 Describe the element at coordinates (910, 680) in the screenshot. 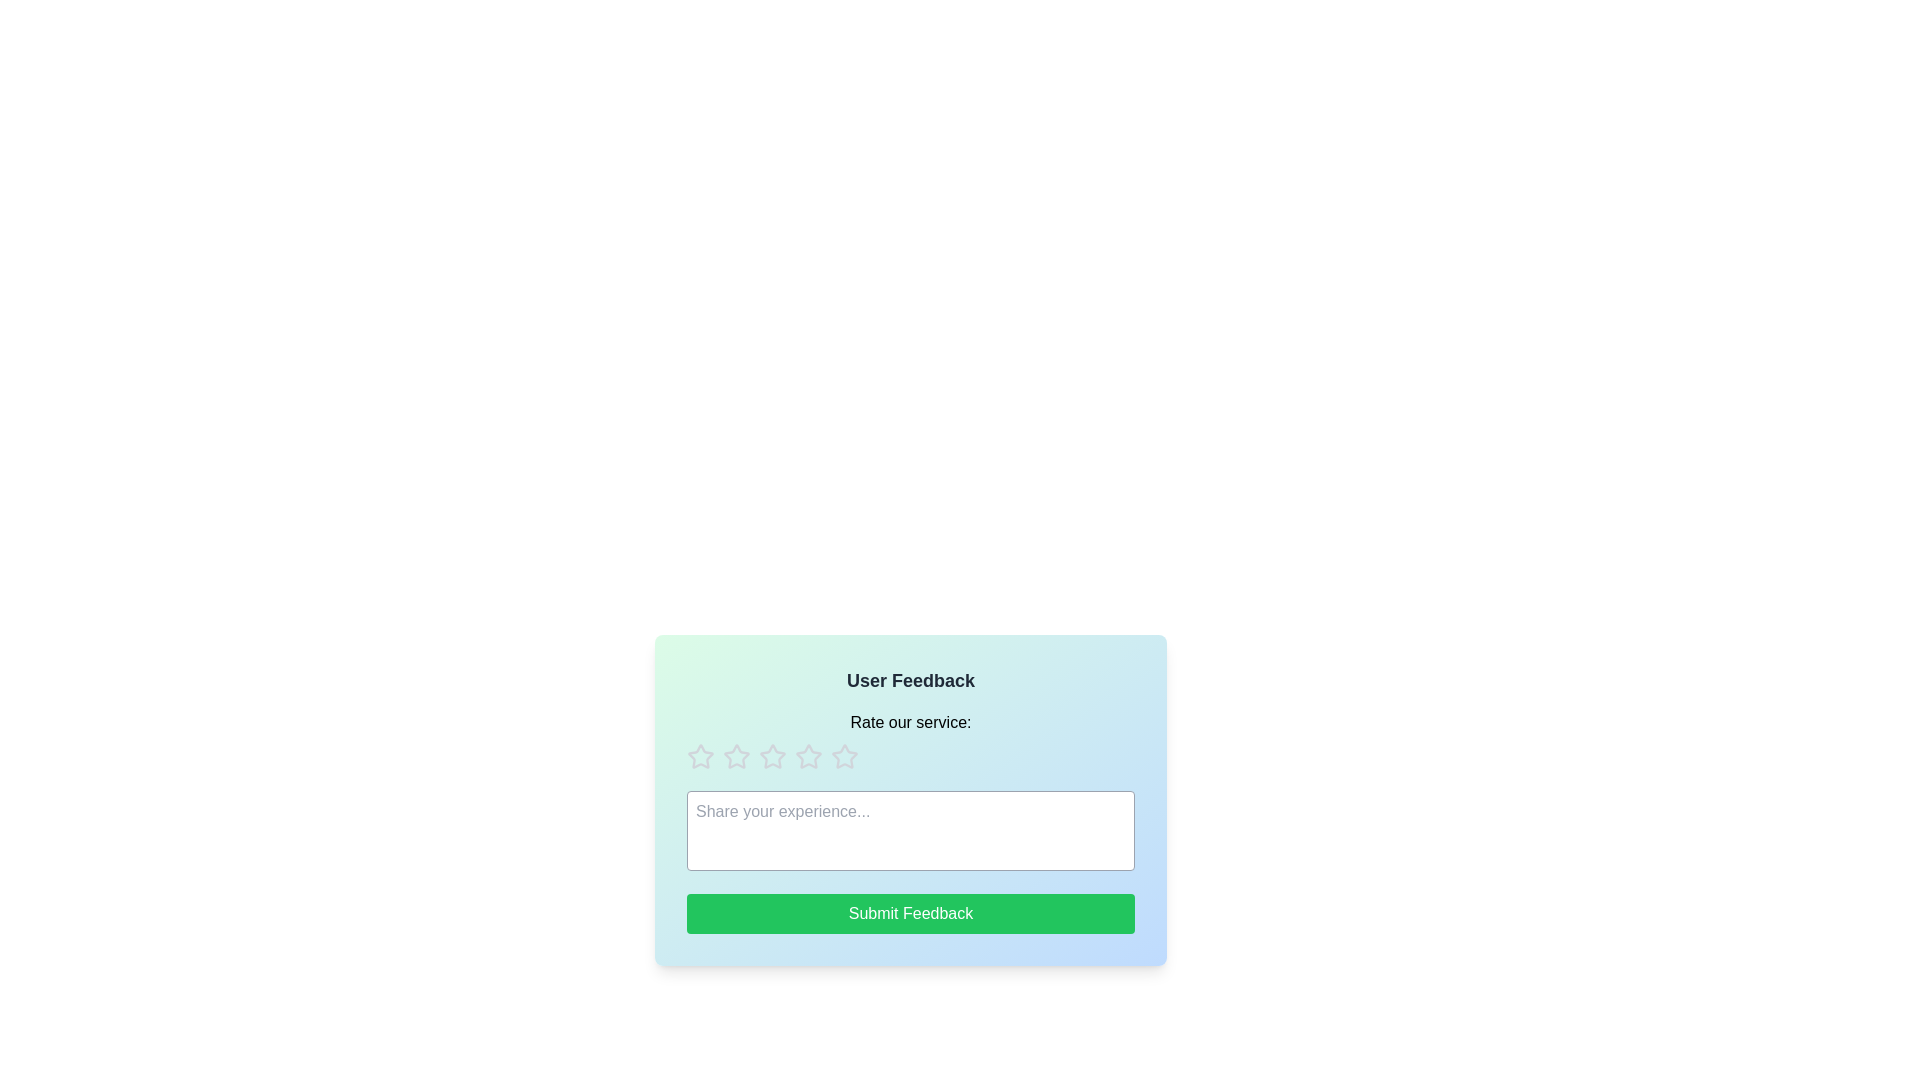

I see `the 'User Feedback' text label, which is a bold, large-sized label displayed at the top of a feedback card` at that location.